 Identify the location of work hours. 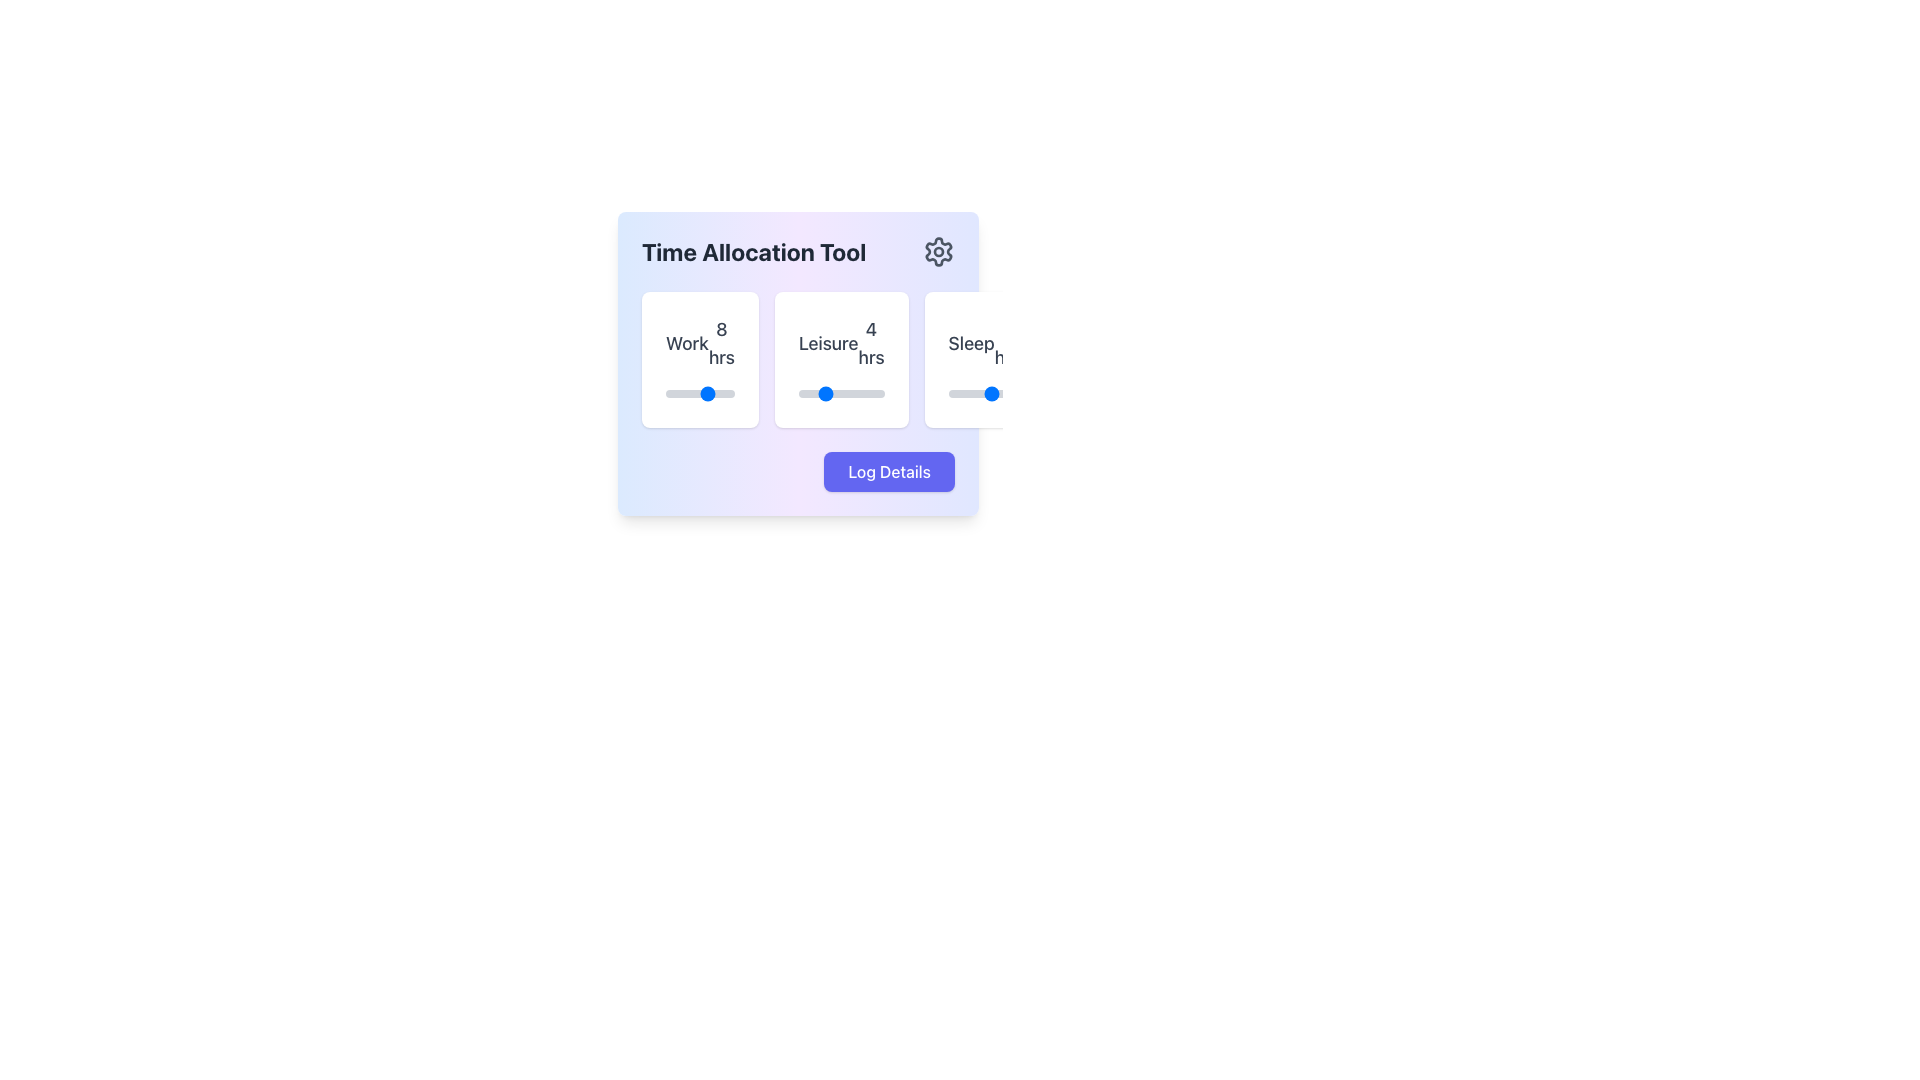
(678, 393).